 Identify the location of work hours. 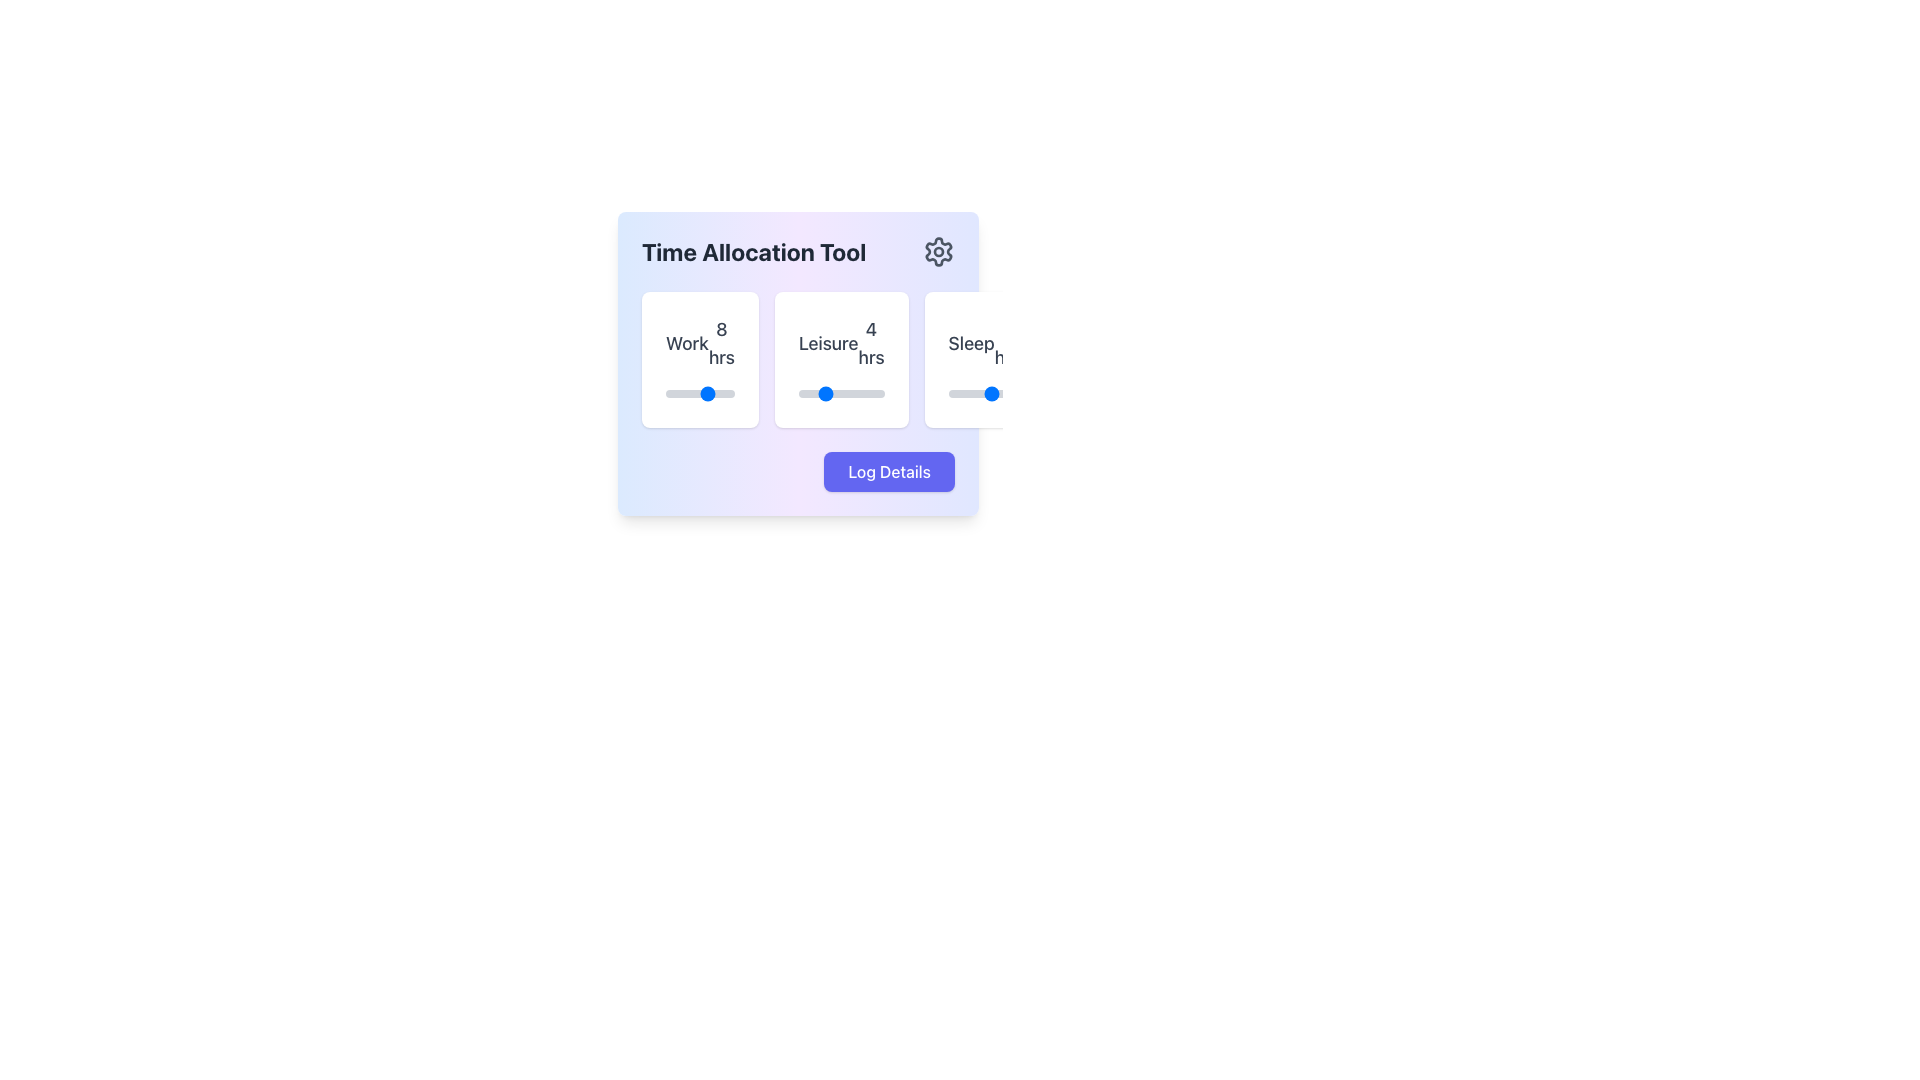
(678, 393).